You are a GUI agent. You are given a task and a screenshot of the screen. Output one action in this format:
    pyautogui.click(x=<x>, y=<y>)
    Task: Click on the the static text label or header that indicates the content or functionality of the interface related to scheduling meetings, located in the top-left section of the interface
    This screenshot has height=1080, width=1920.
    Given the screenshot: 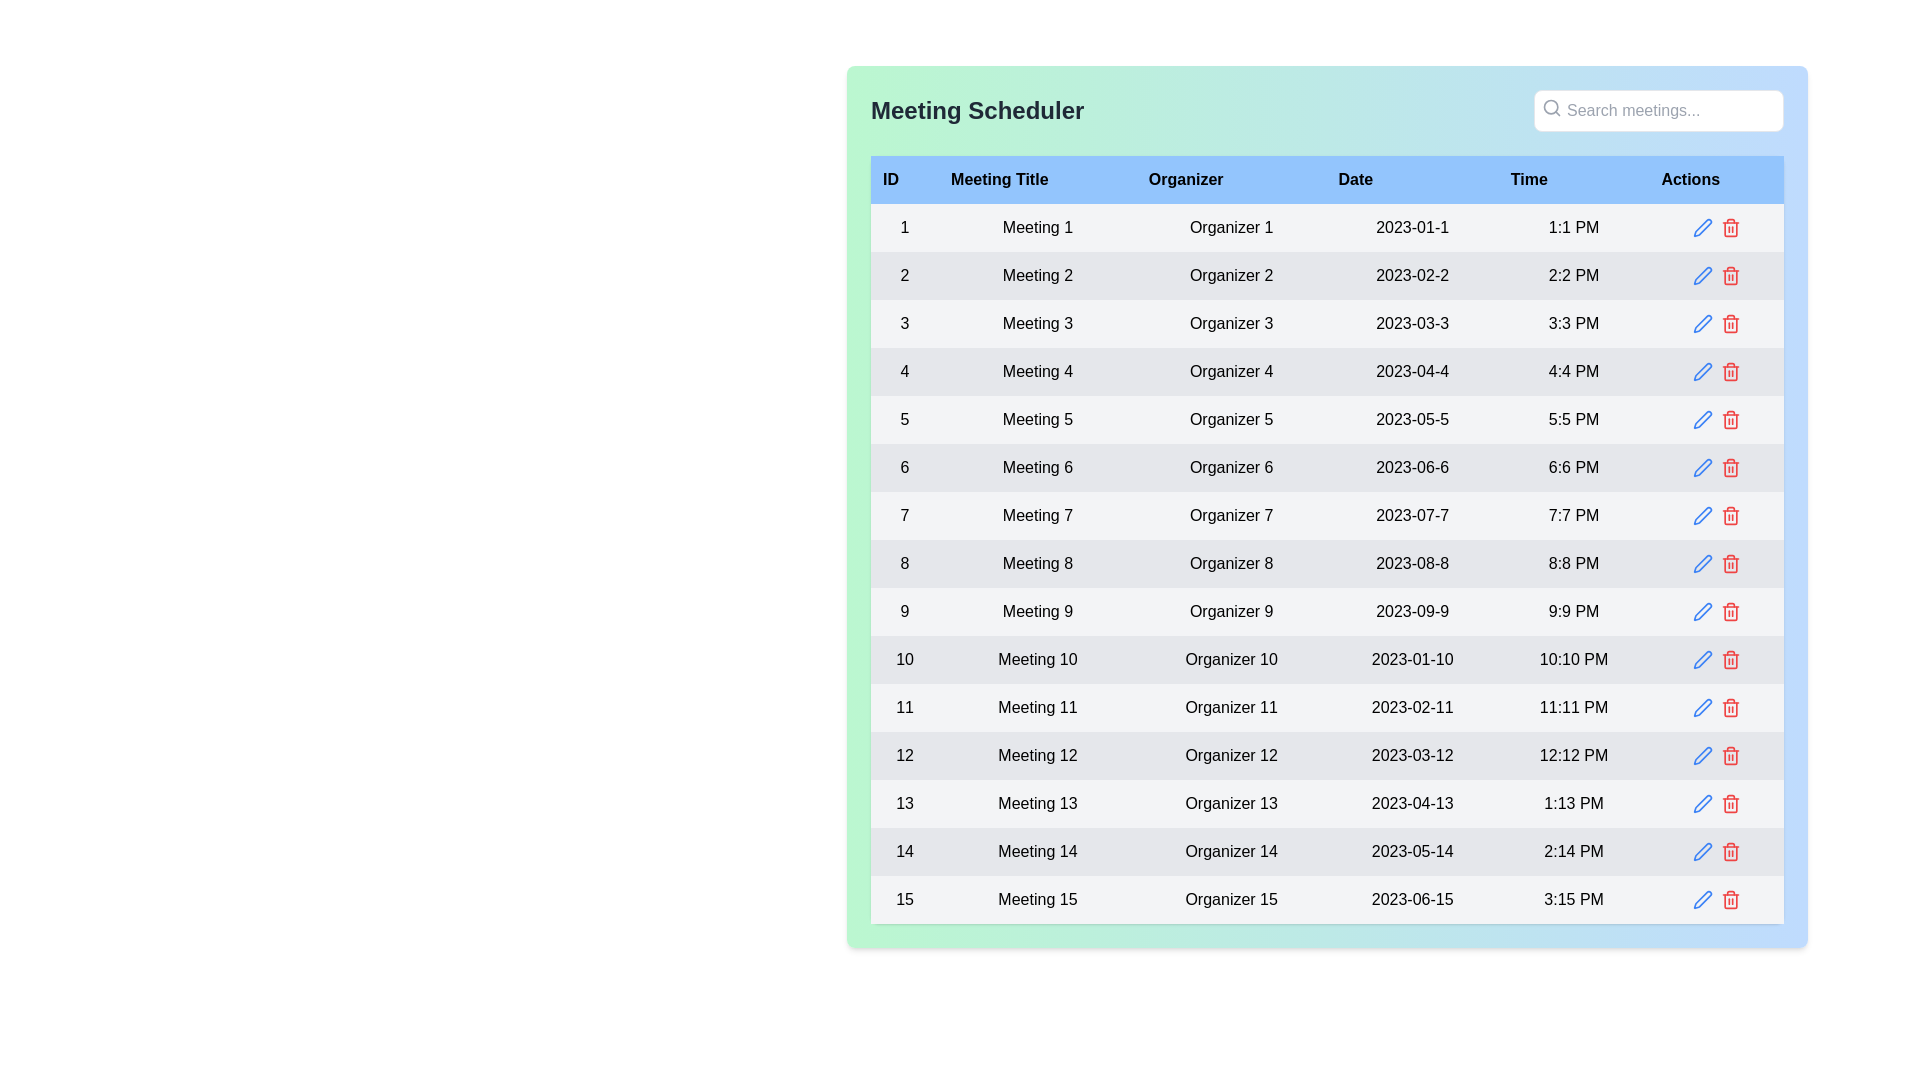 What is the action you would take?
    pyautogui.click(x=977, y=111)
    